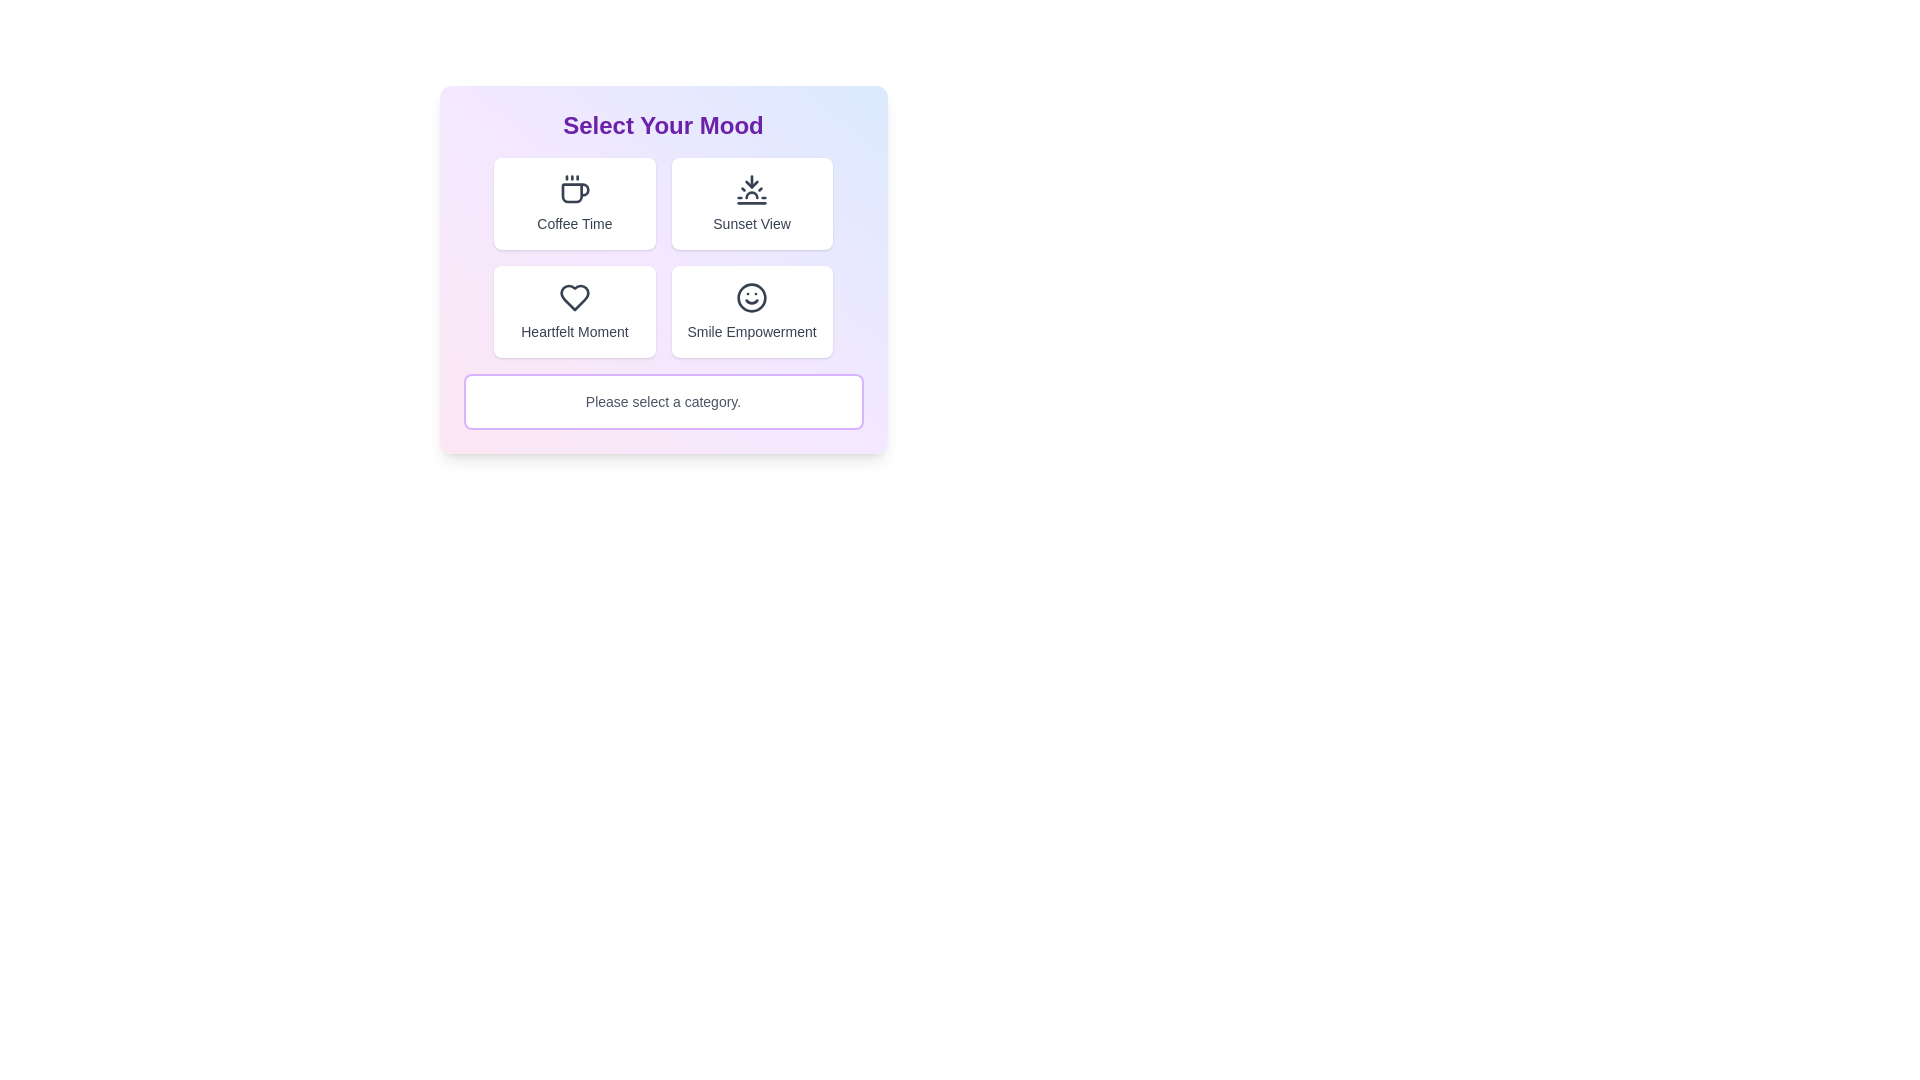  What do you see at coordinates (663, 401) in the screenshot?
I see `the text label that says 'Please select a category.' which is styled with a gray color and located at the bottom center of the 'Select Your Mood' box` at bounding box center [663, 401].